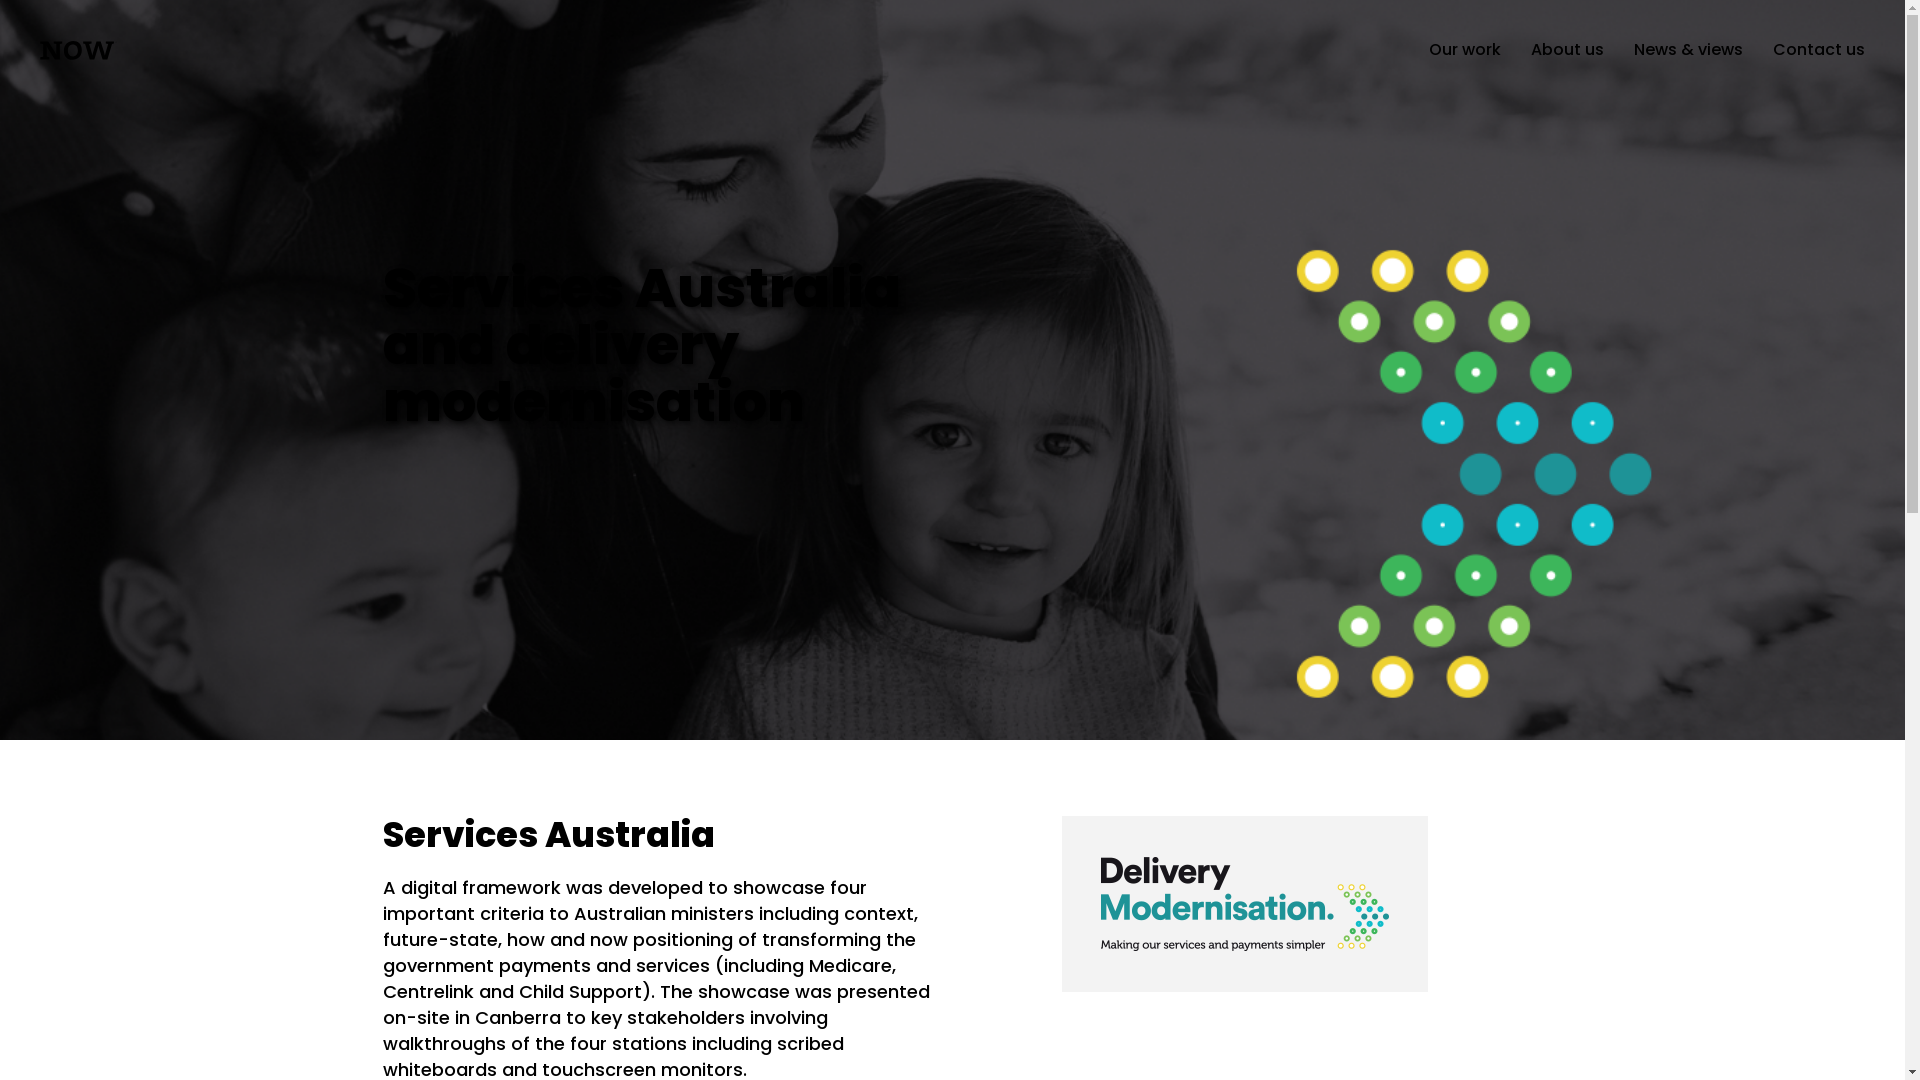  What do you see at coordinates (1530, 48) in the screenshot?
I see `'About us'` at bounding box center [1530, 48].